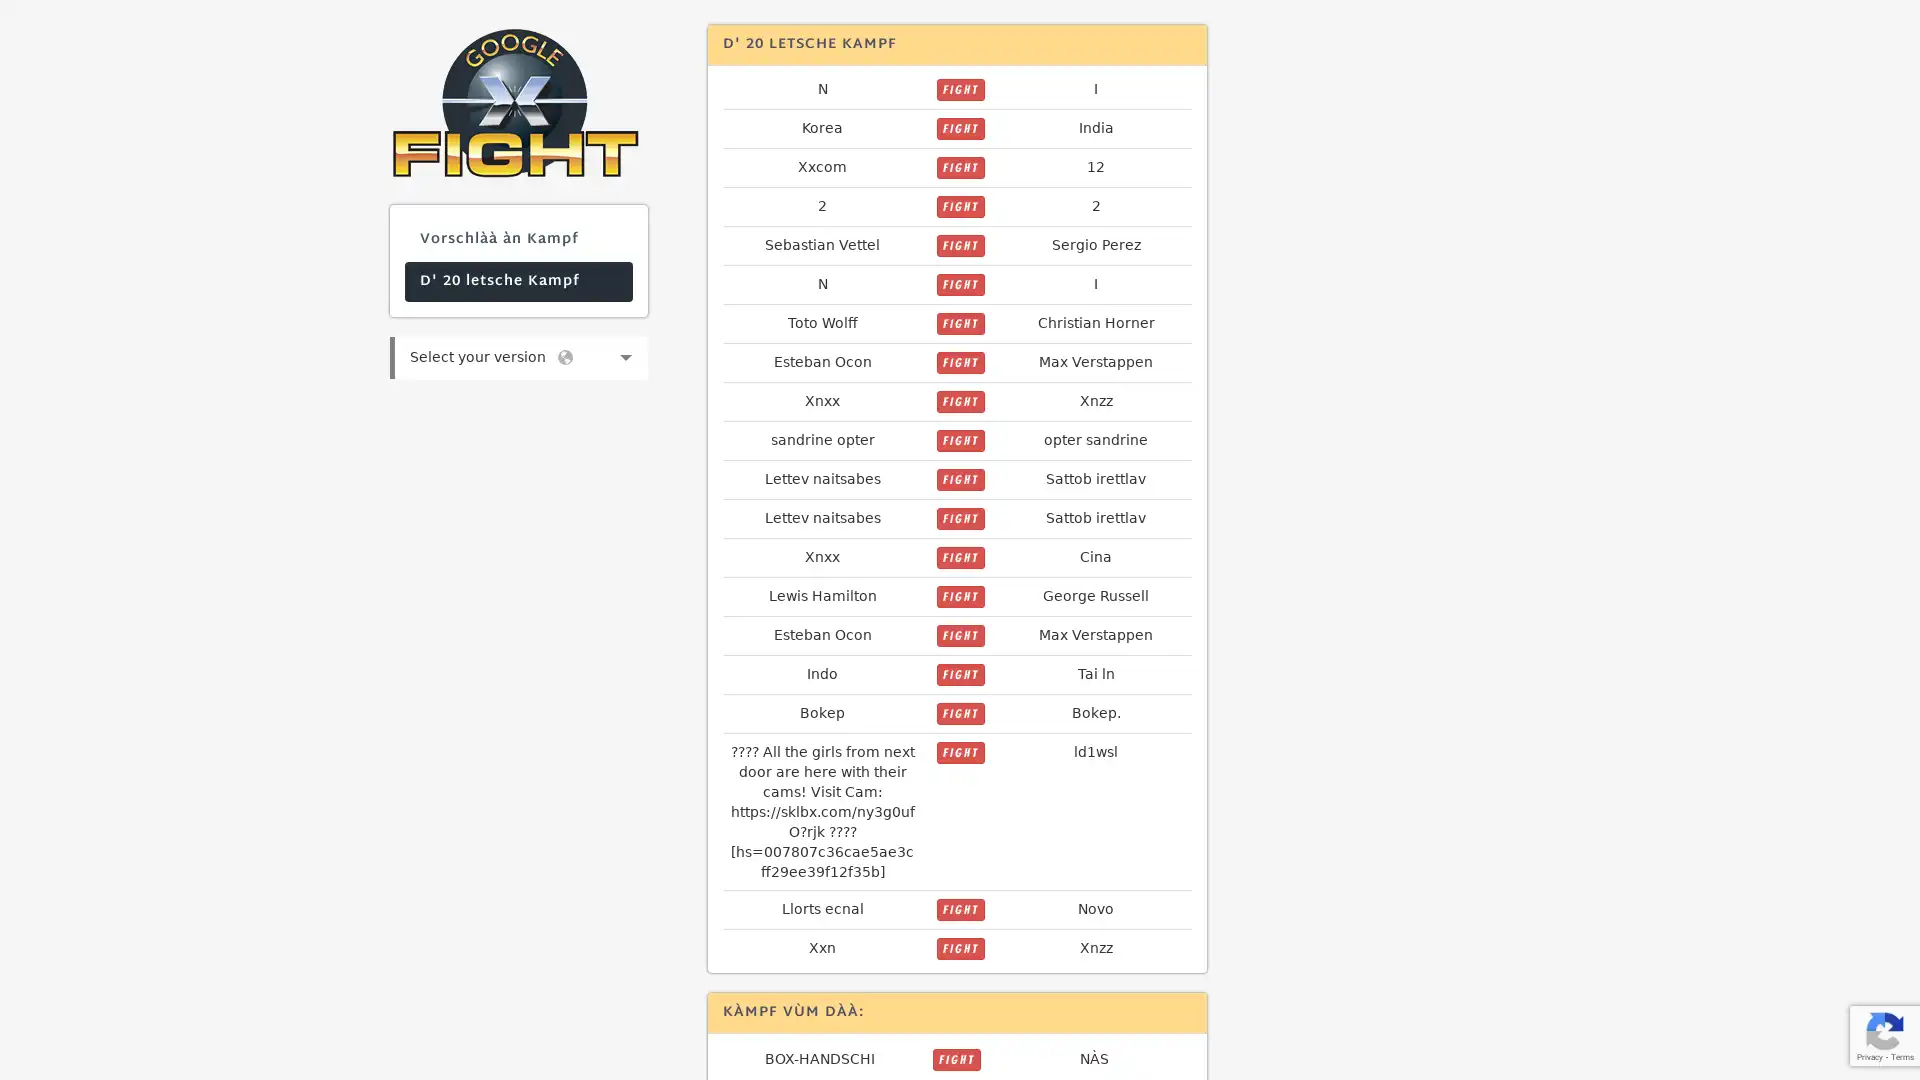  I want to click on FIGHT, so click(960, 947).